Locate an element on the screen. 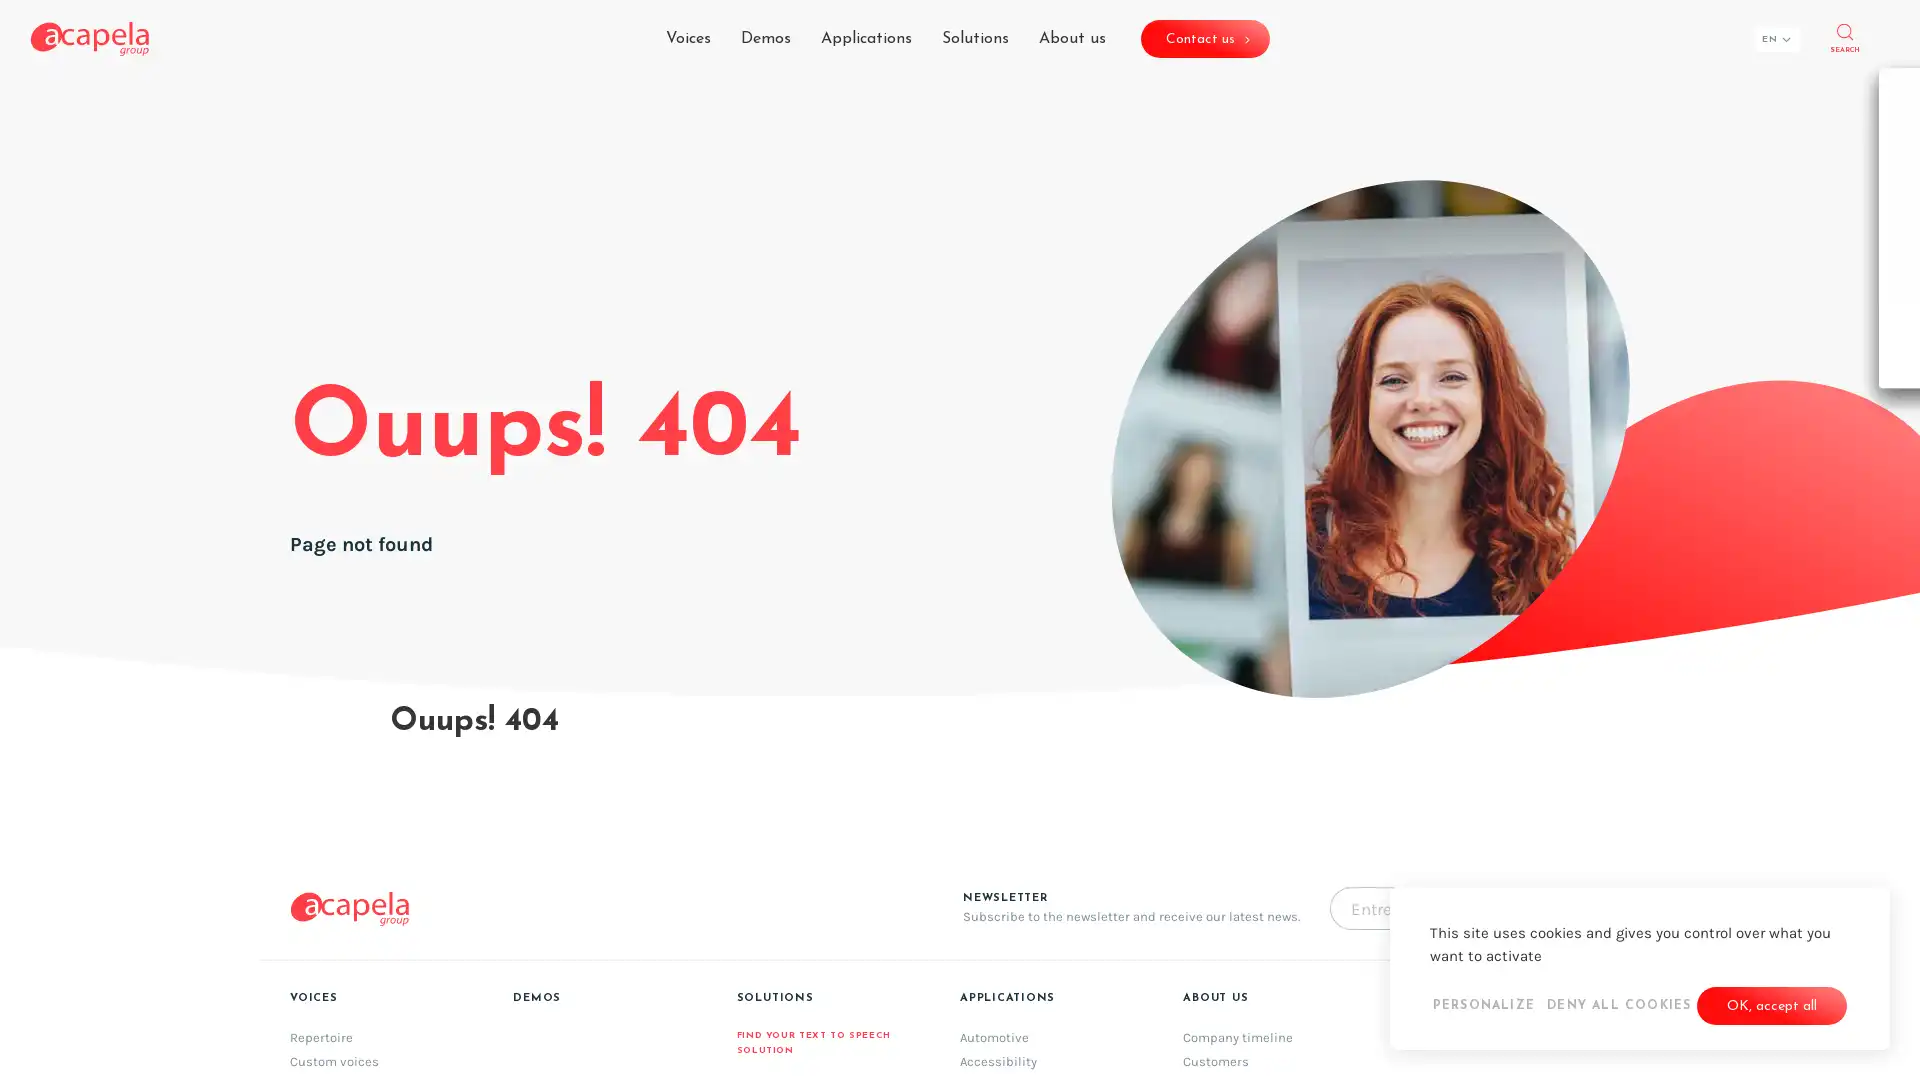  Sign up is located at coordinates (1188, 682).